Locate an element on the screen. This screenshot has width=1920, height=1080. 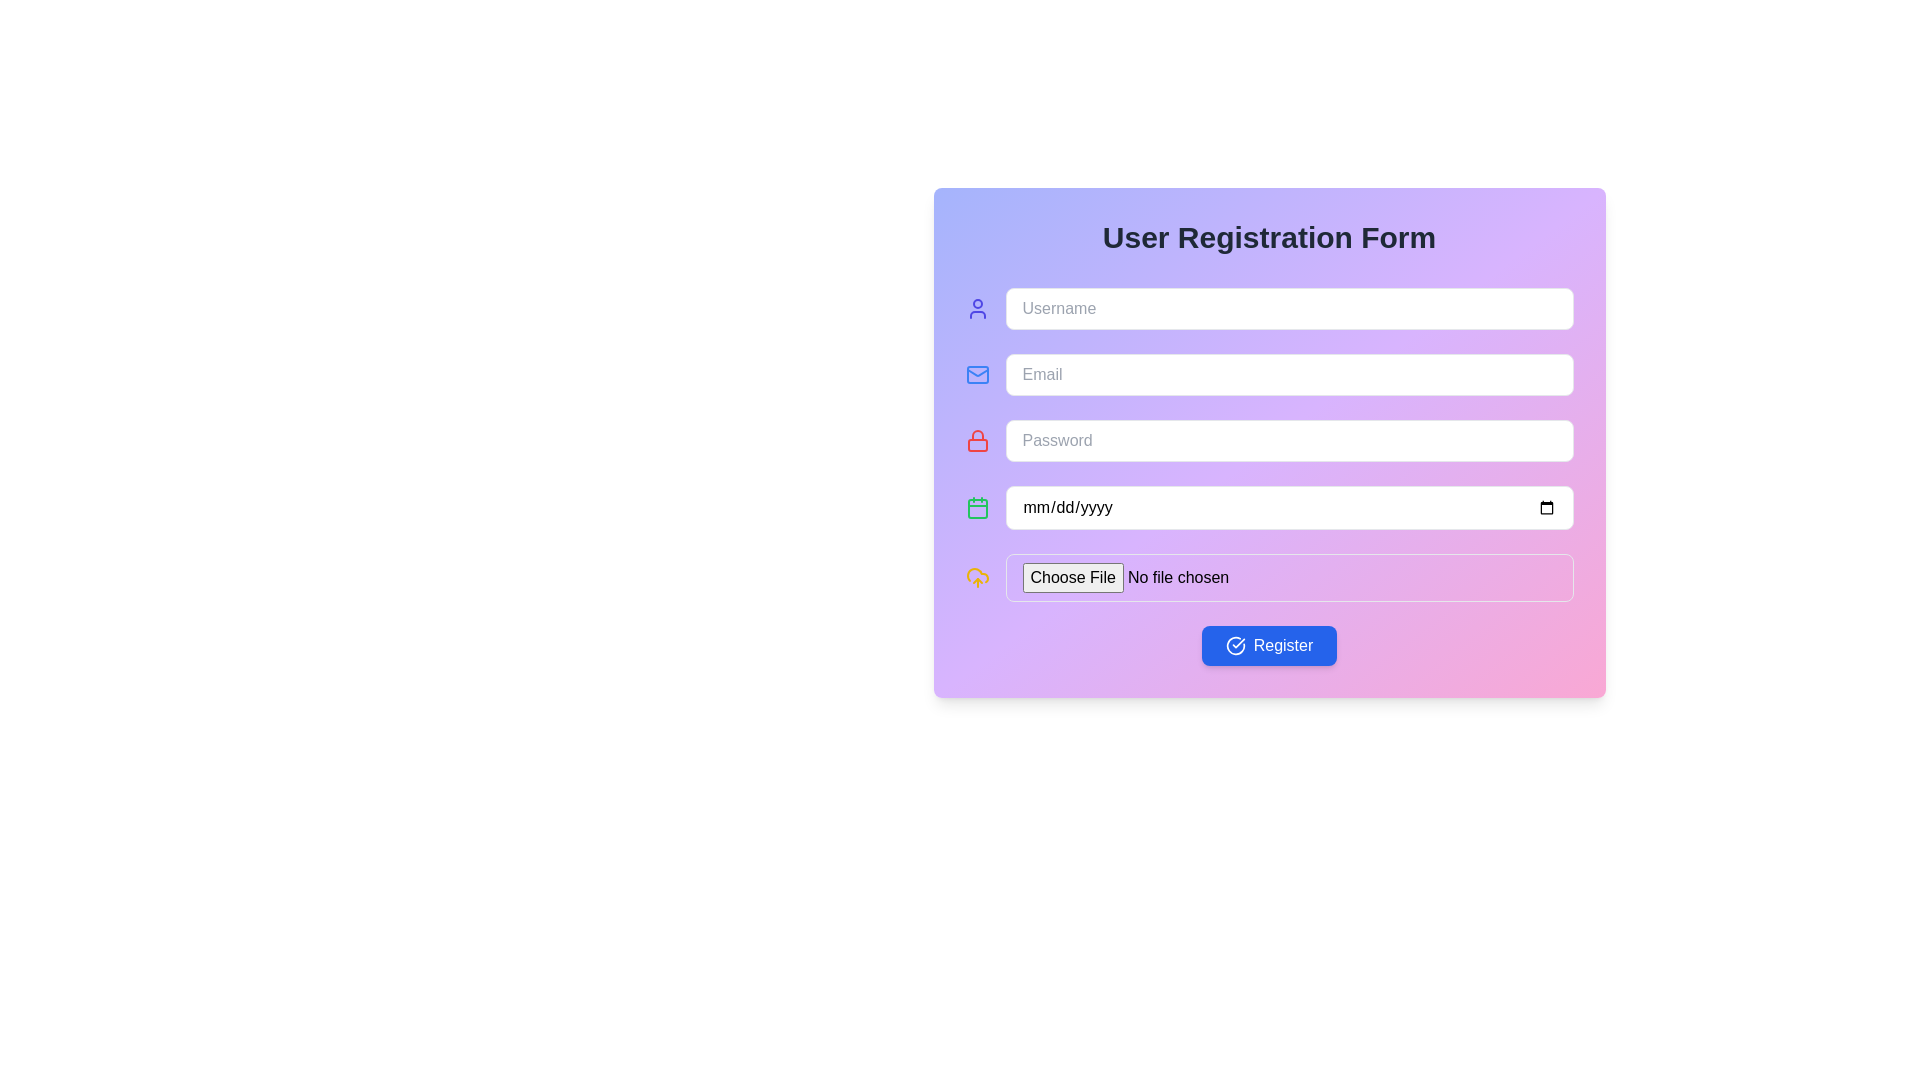
the File input field is located at coordinates (1268, 578).